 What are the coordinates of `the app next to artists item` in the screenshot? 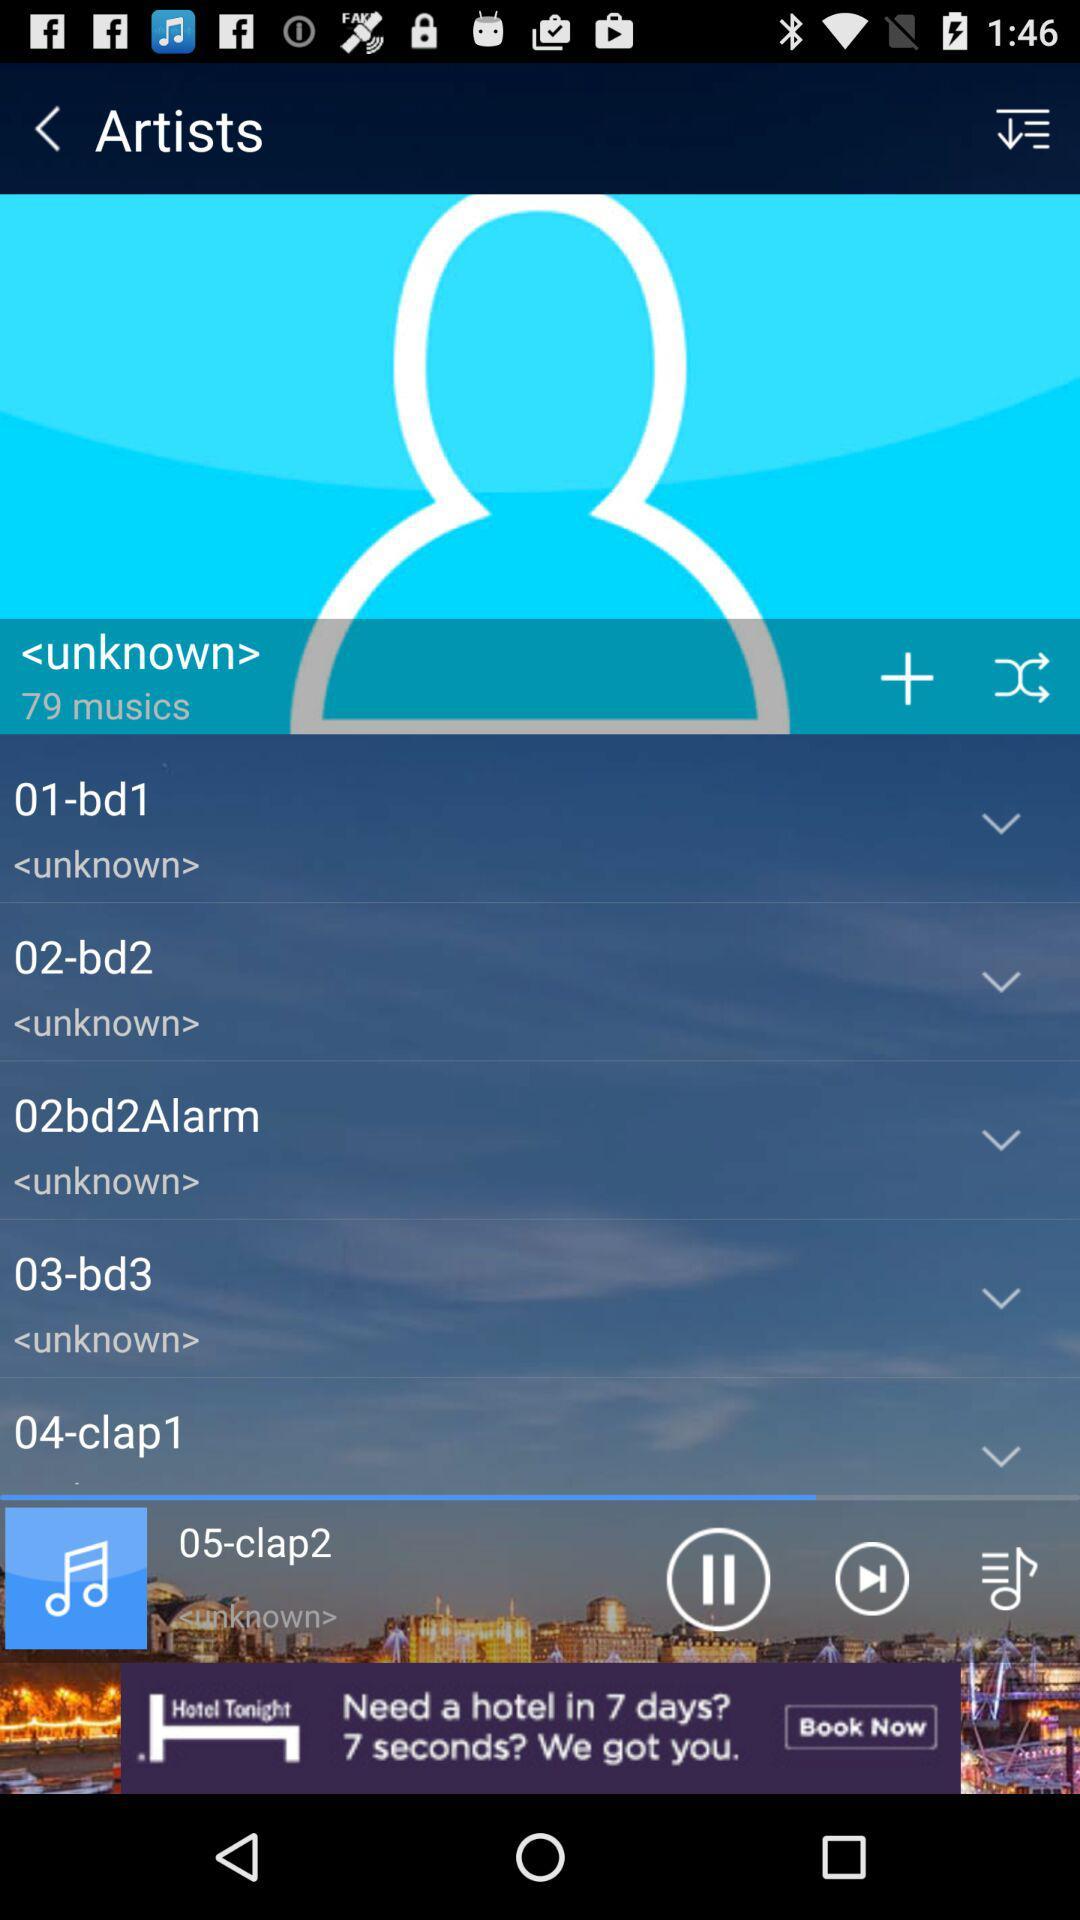 It's located at (46, 127).